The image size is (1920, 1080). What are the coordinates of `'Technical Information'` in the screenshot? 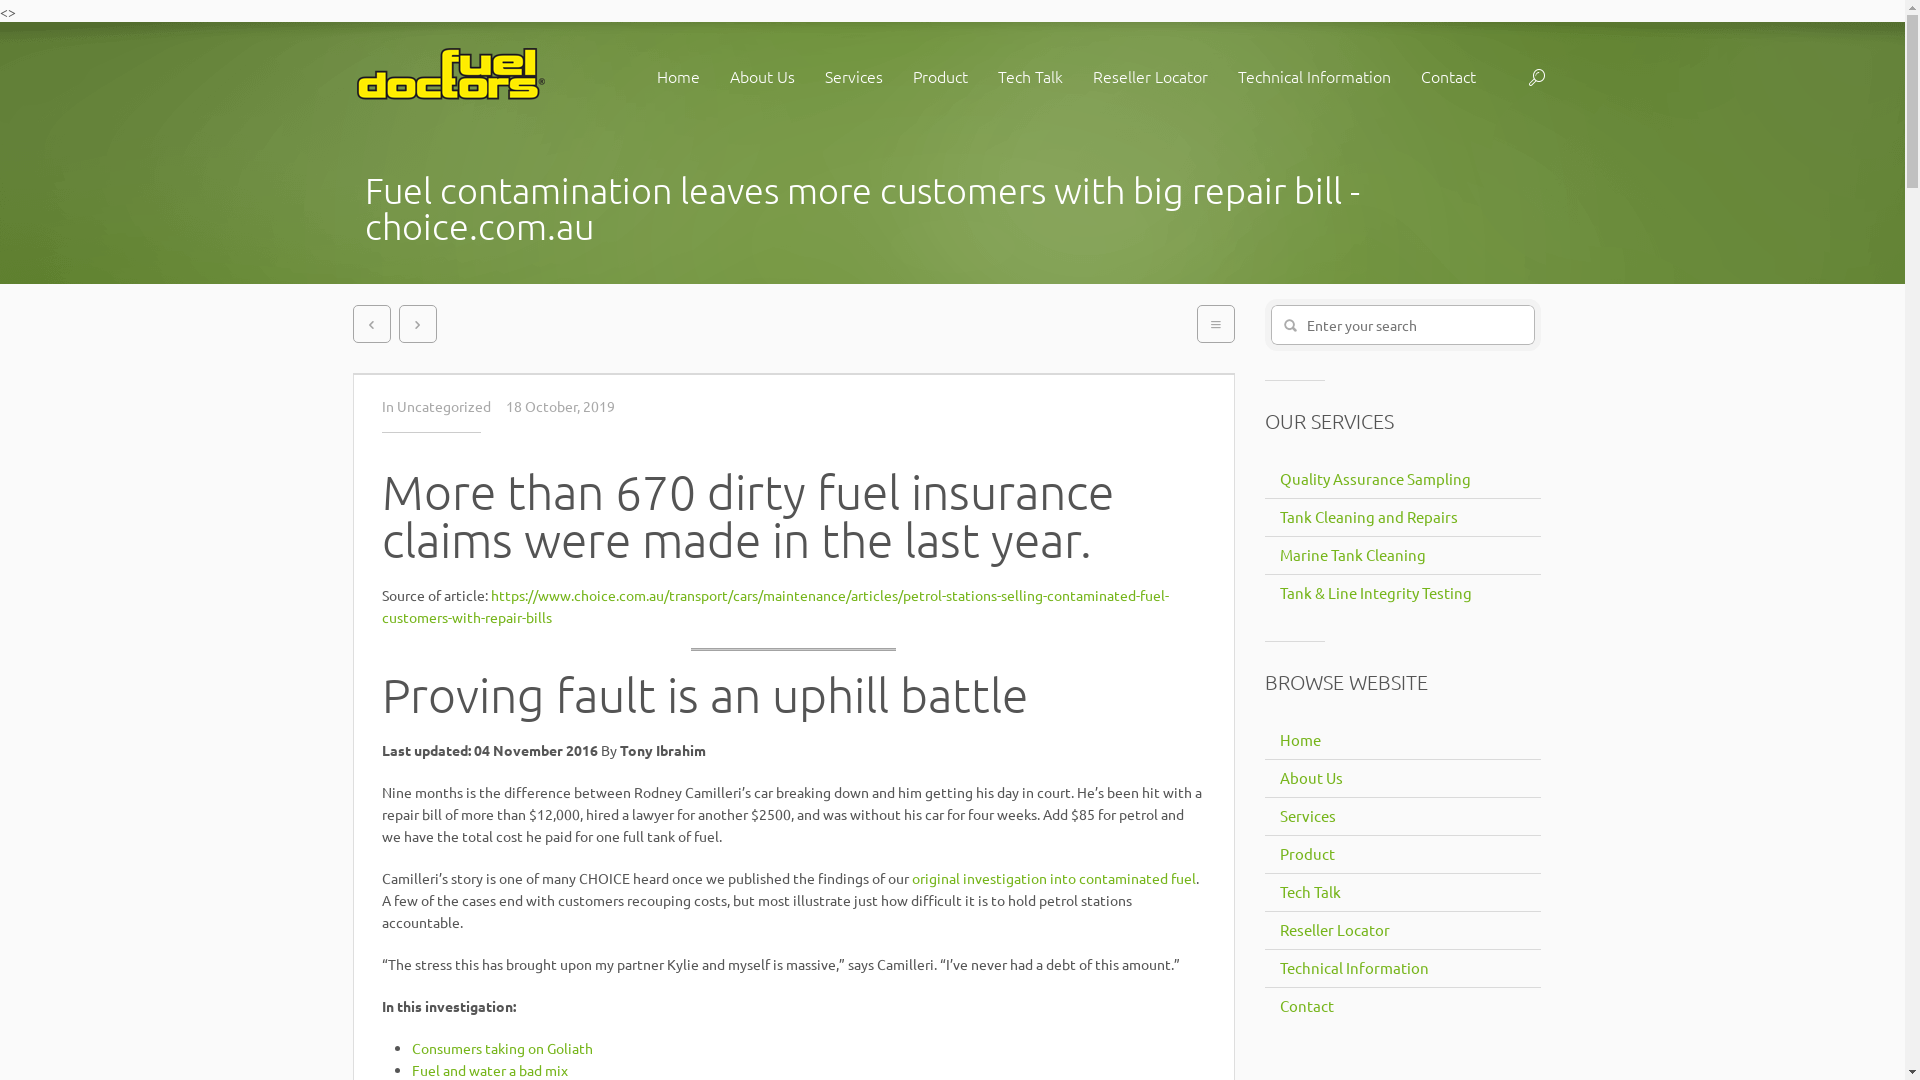 It's located at (1350, 967).